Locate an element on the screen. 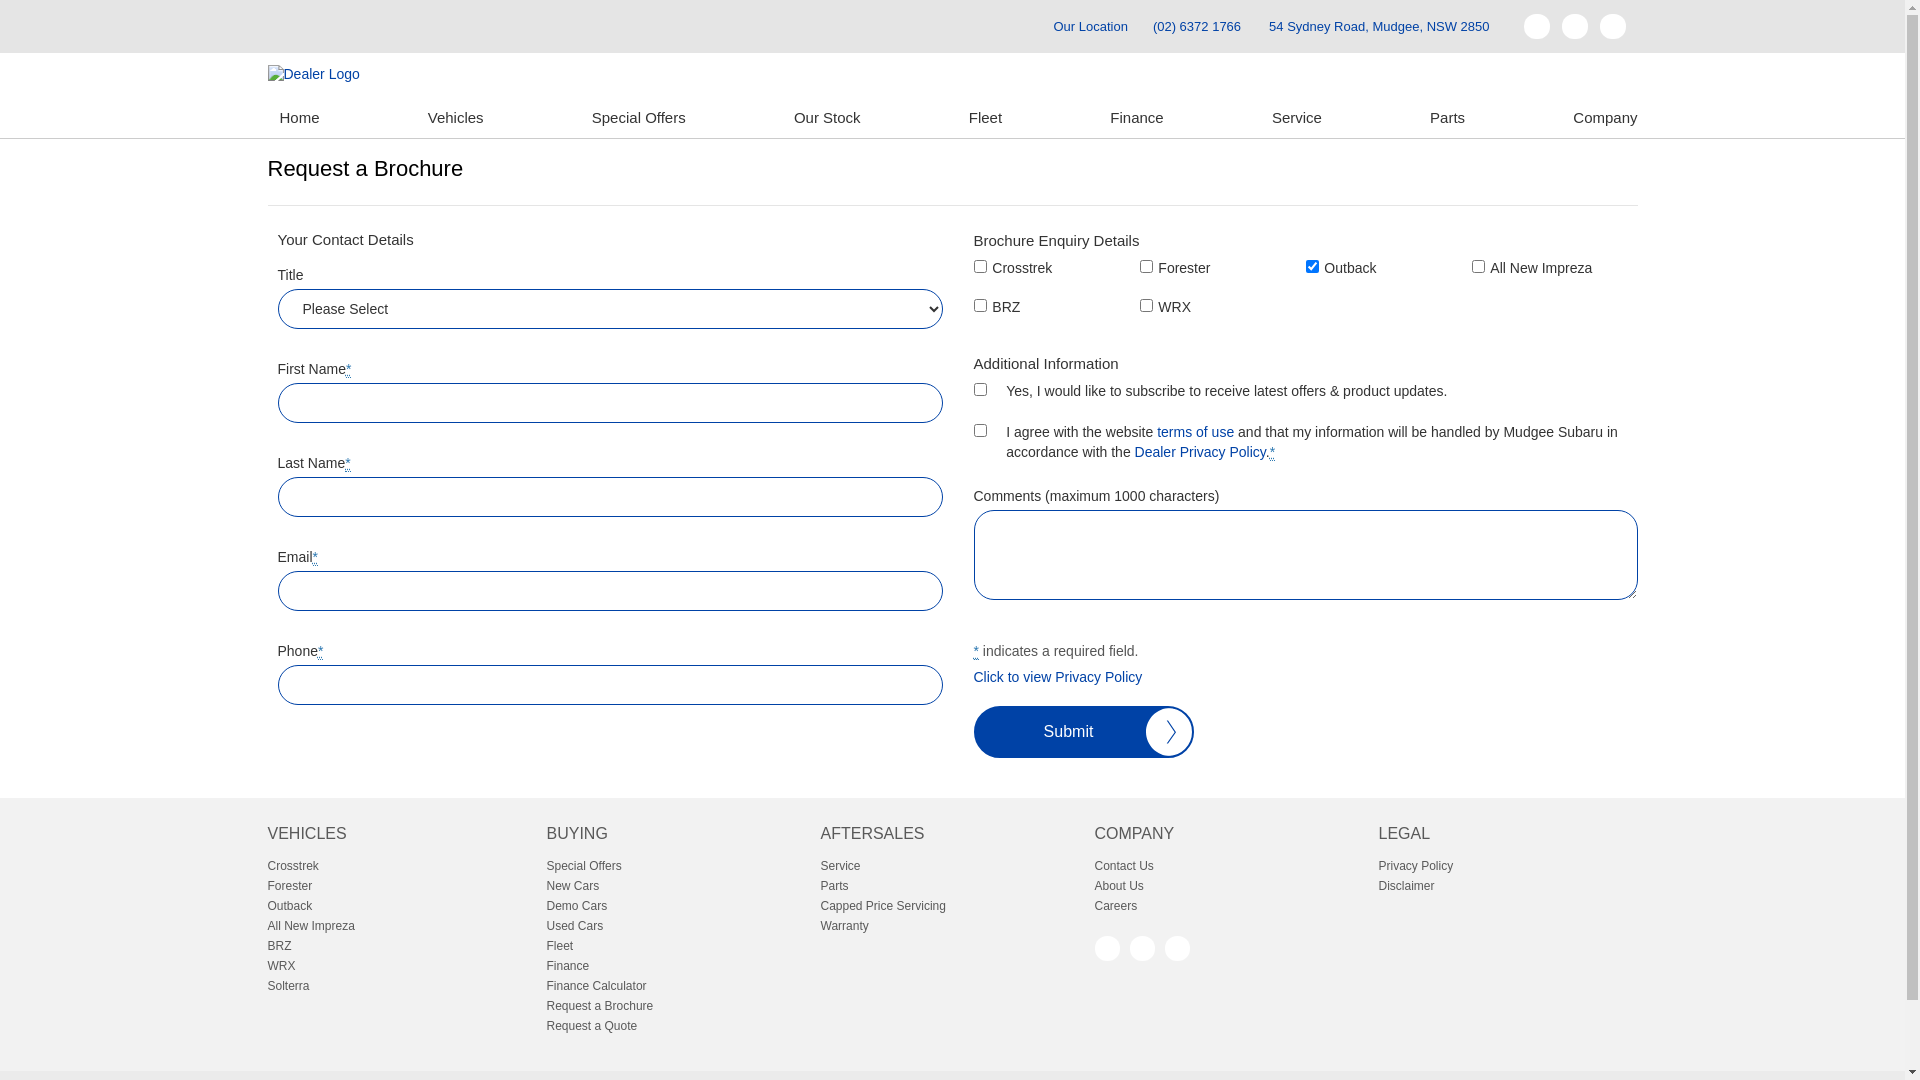  'Special Offers' is located at coordinates (637, 117).